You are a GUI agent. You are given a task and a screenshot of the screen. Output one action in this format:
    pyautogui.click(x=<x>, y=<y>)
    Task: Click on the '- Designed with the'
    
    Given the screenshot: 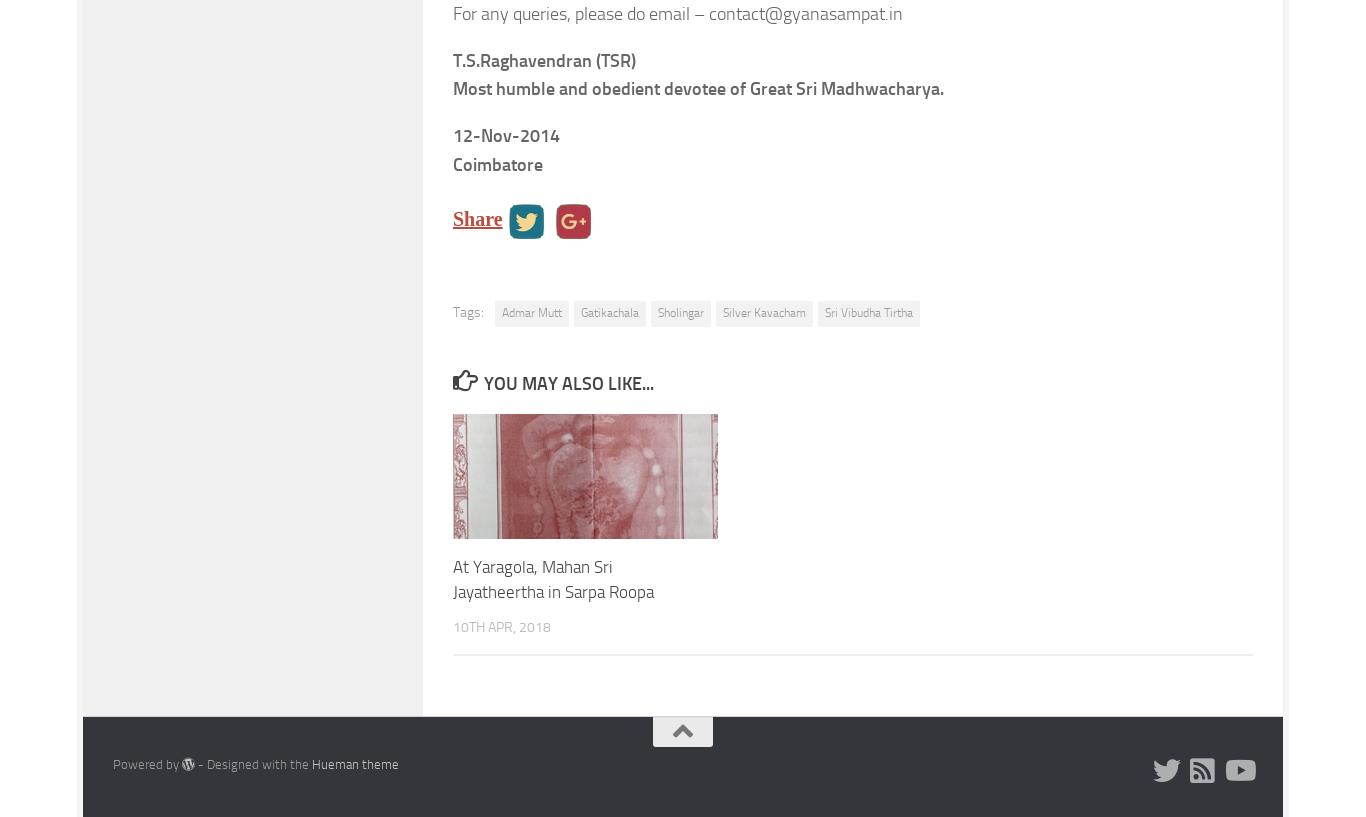 What is the action you would take?
    pyautogui.click(x=253, y=763)
    